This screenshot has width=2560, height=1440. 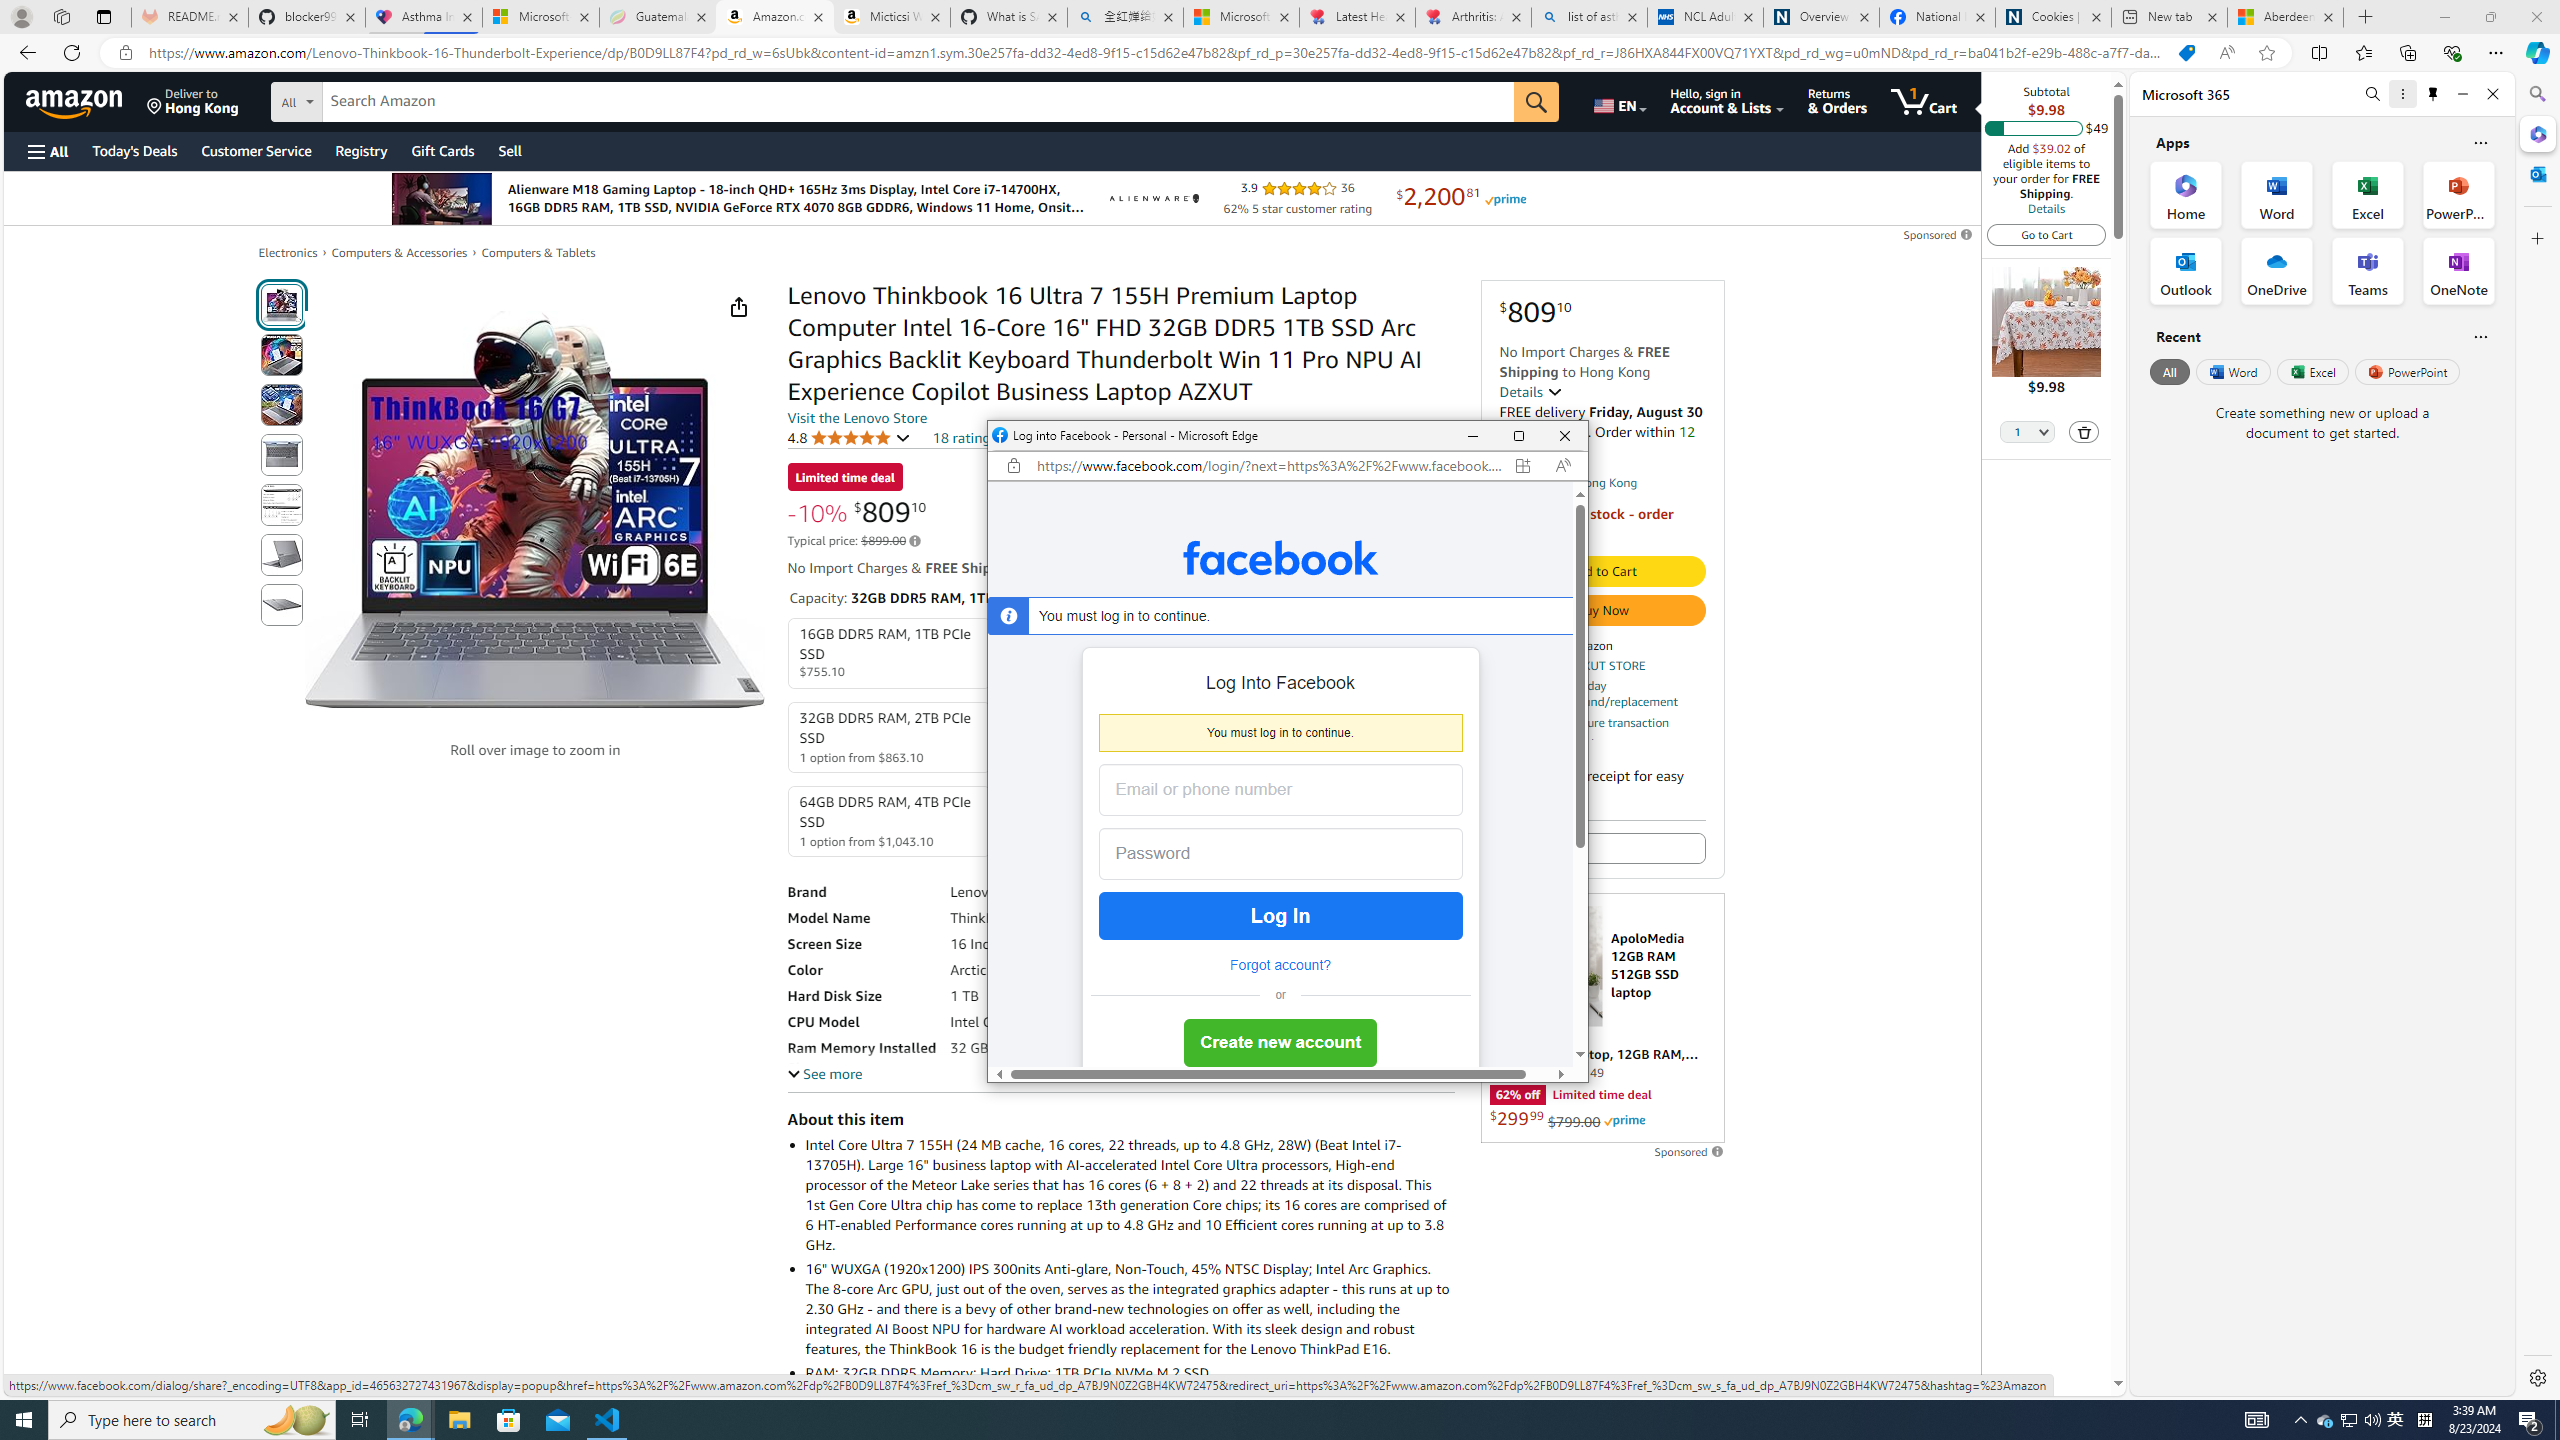 What do you see at coordinates (1264, 853) in the screenshot?
I see `'Password'` at bounding box center [1264, 853].